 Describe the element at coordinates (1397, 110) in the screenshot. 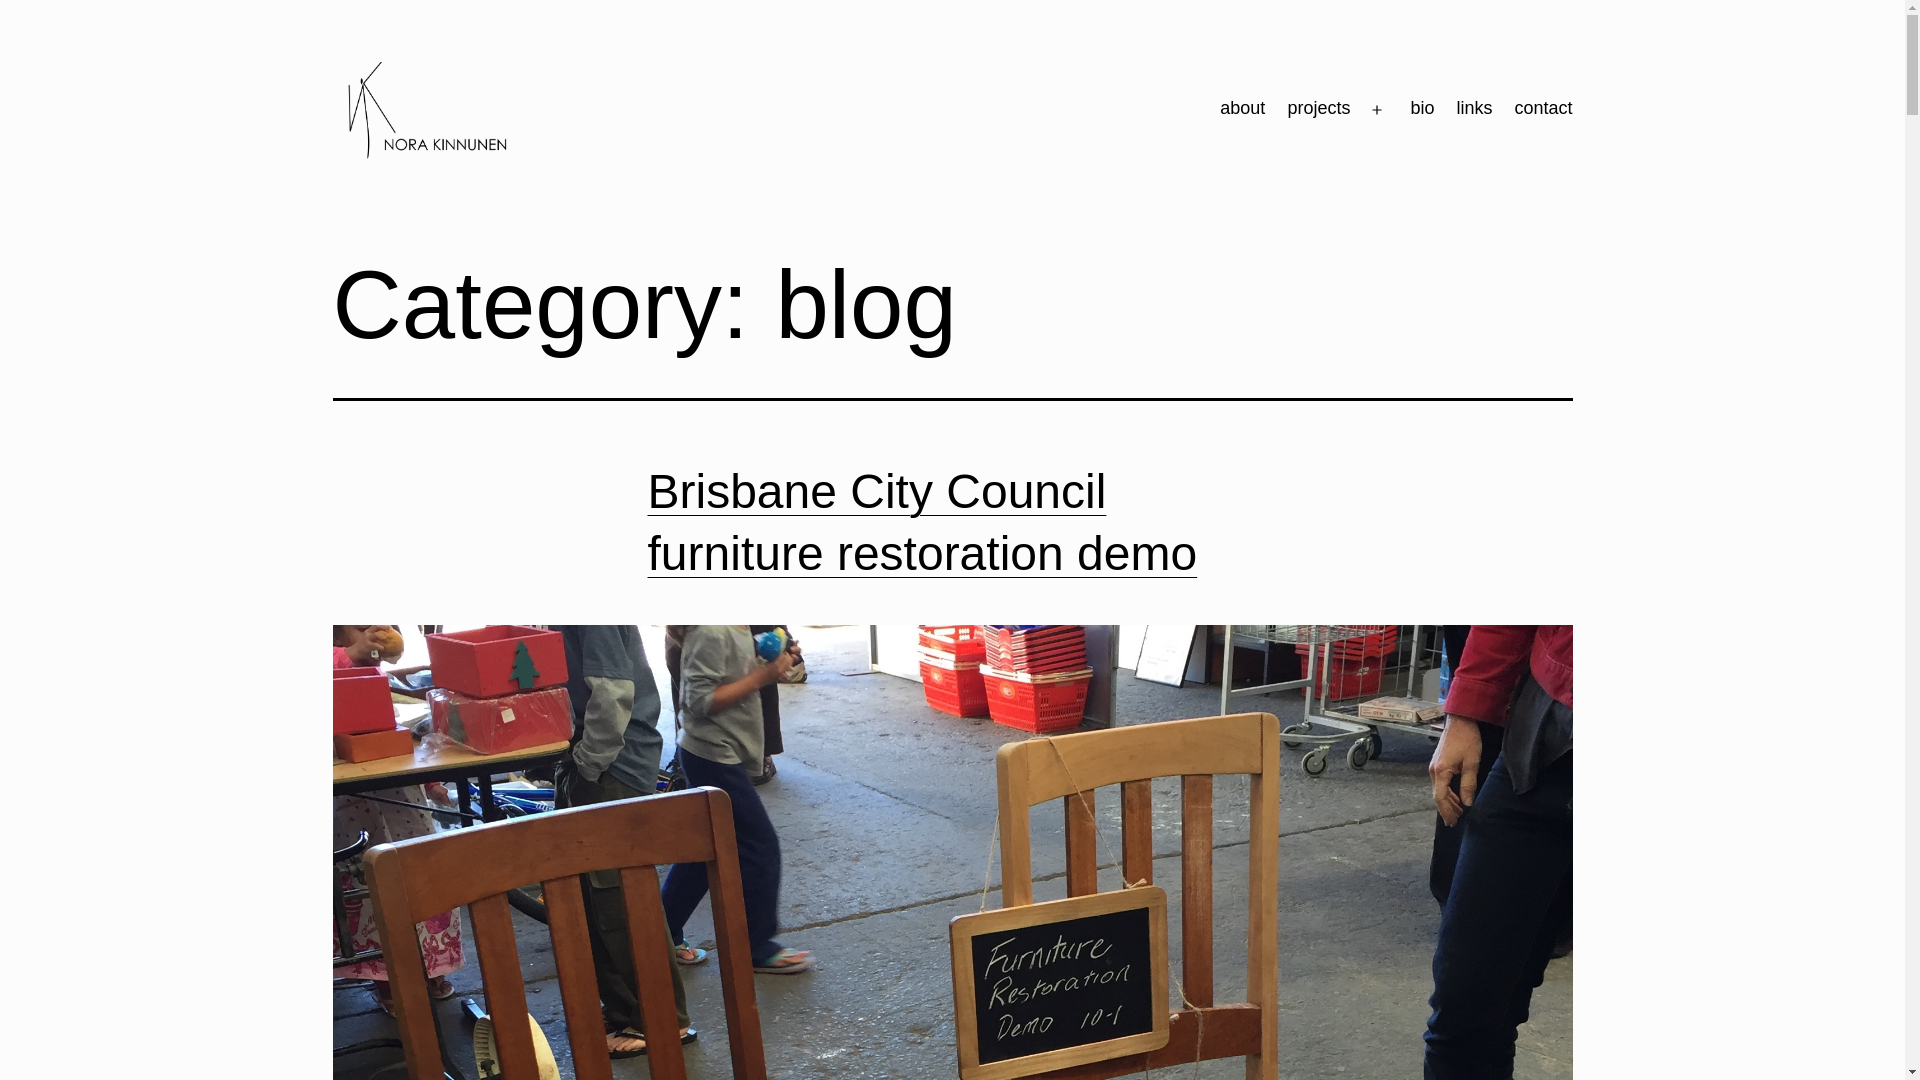

I see `'bio'` at that location.